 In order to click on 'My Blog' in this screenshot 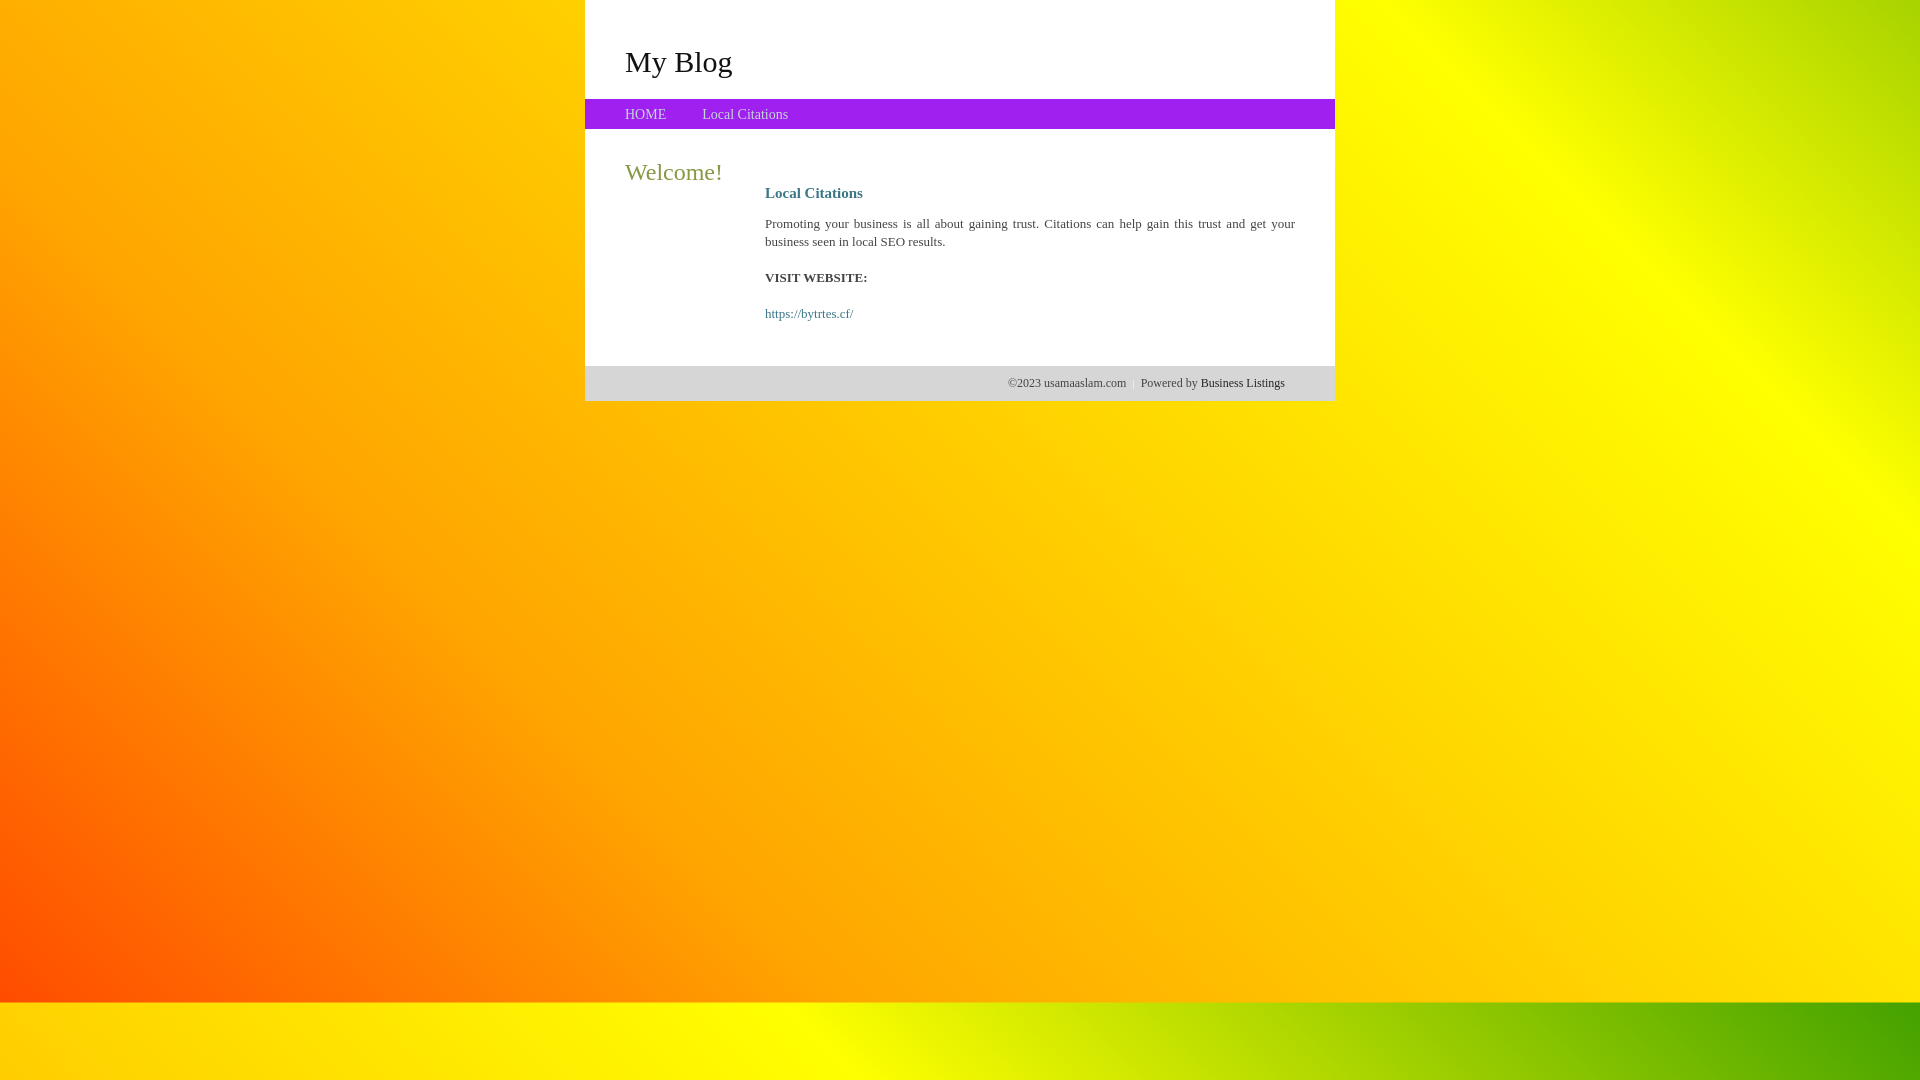, I will do `click(678, 60)`.